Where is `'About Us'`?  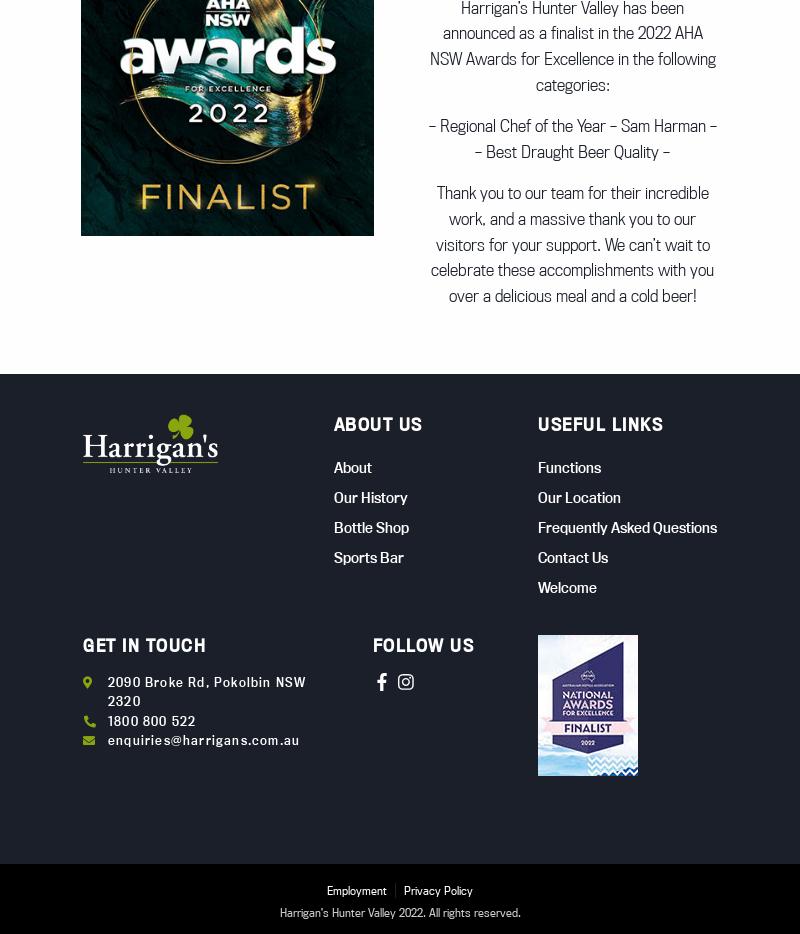
'About Us' is located at coordinates (376, 424).